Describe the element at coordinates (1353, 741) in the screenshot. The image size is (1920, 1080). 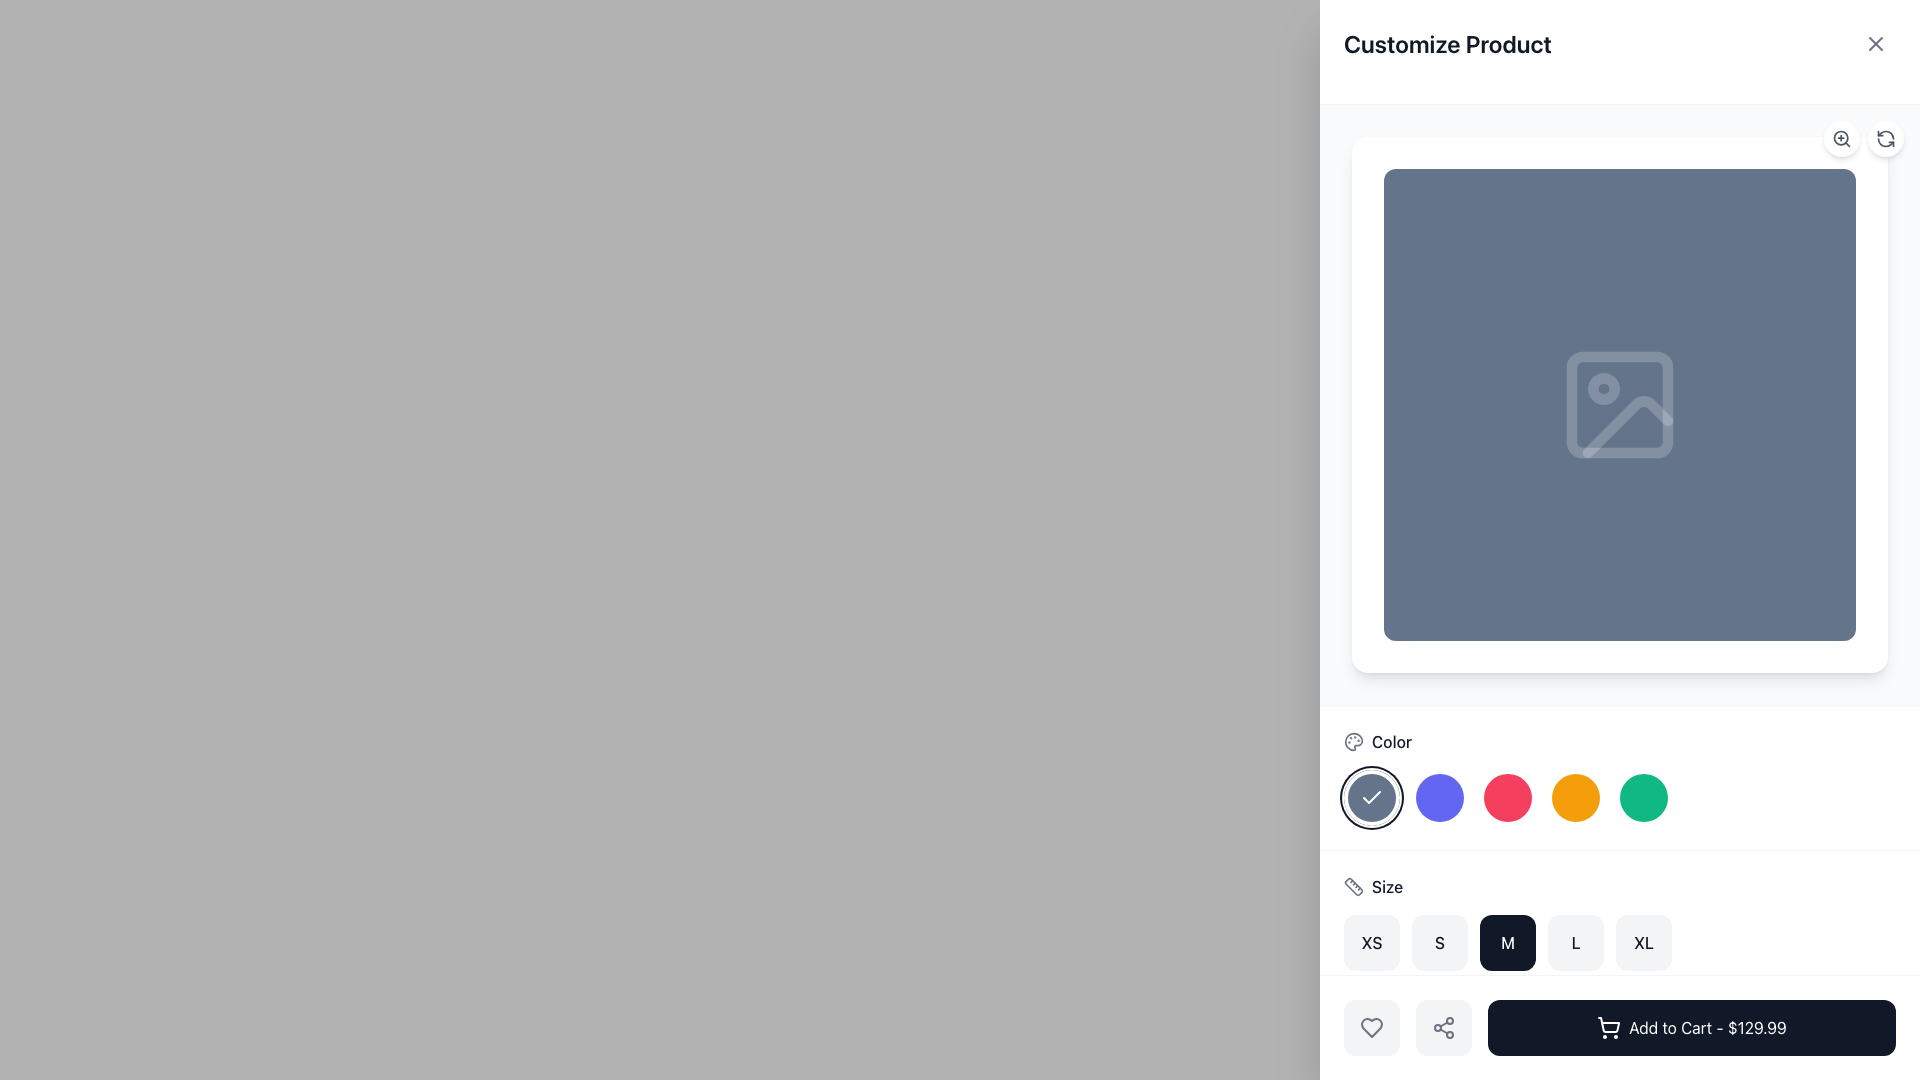
I see `the circular icon subcomponent of the paint palette, which is part of the minimalist interface and located above the color selection area in the right panel` at that location.